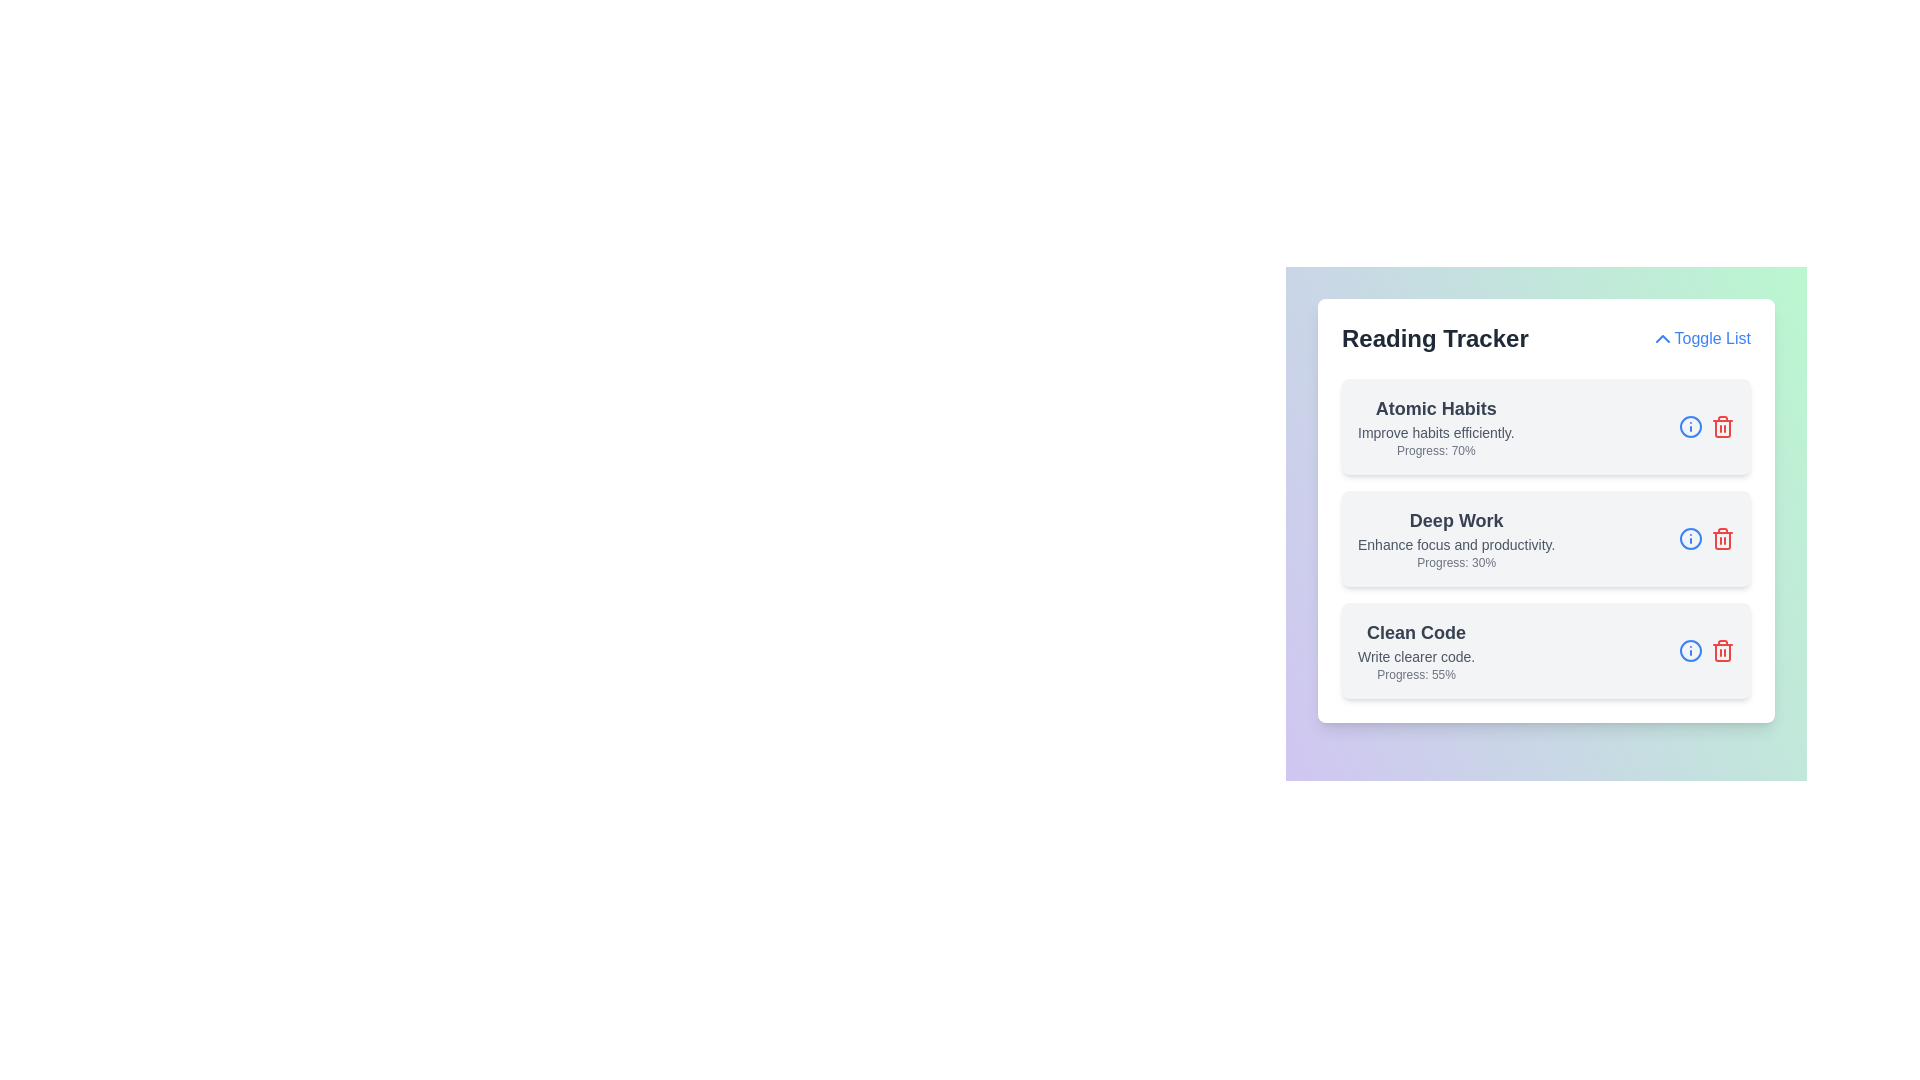  I want to click on the text element titled 'Clean Code', which includes the subtitle 'Write clearer code.' and the progress indicator 'Progress: 55%', located in the 'Reading Tracker' section as the third item in the list, so click(1415, 651).